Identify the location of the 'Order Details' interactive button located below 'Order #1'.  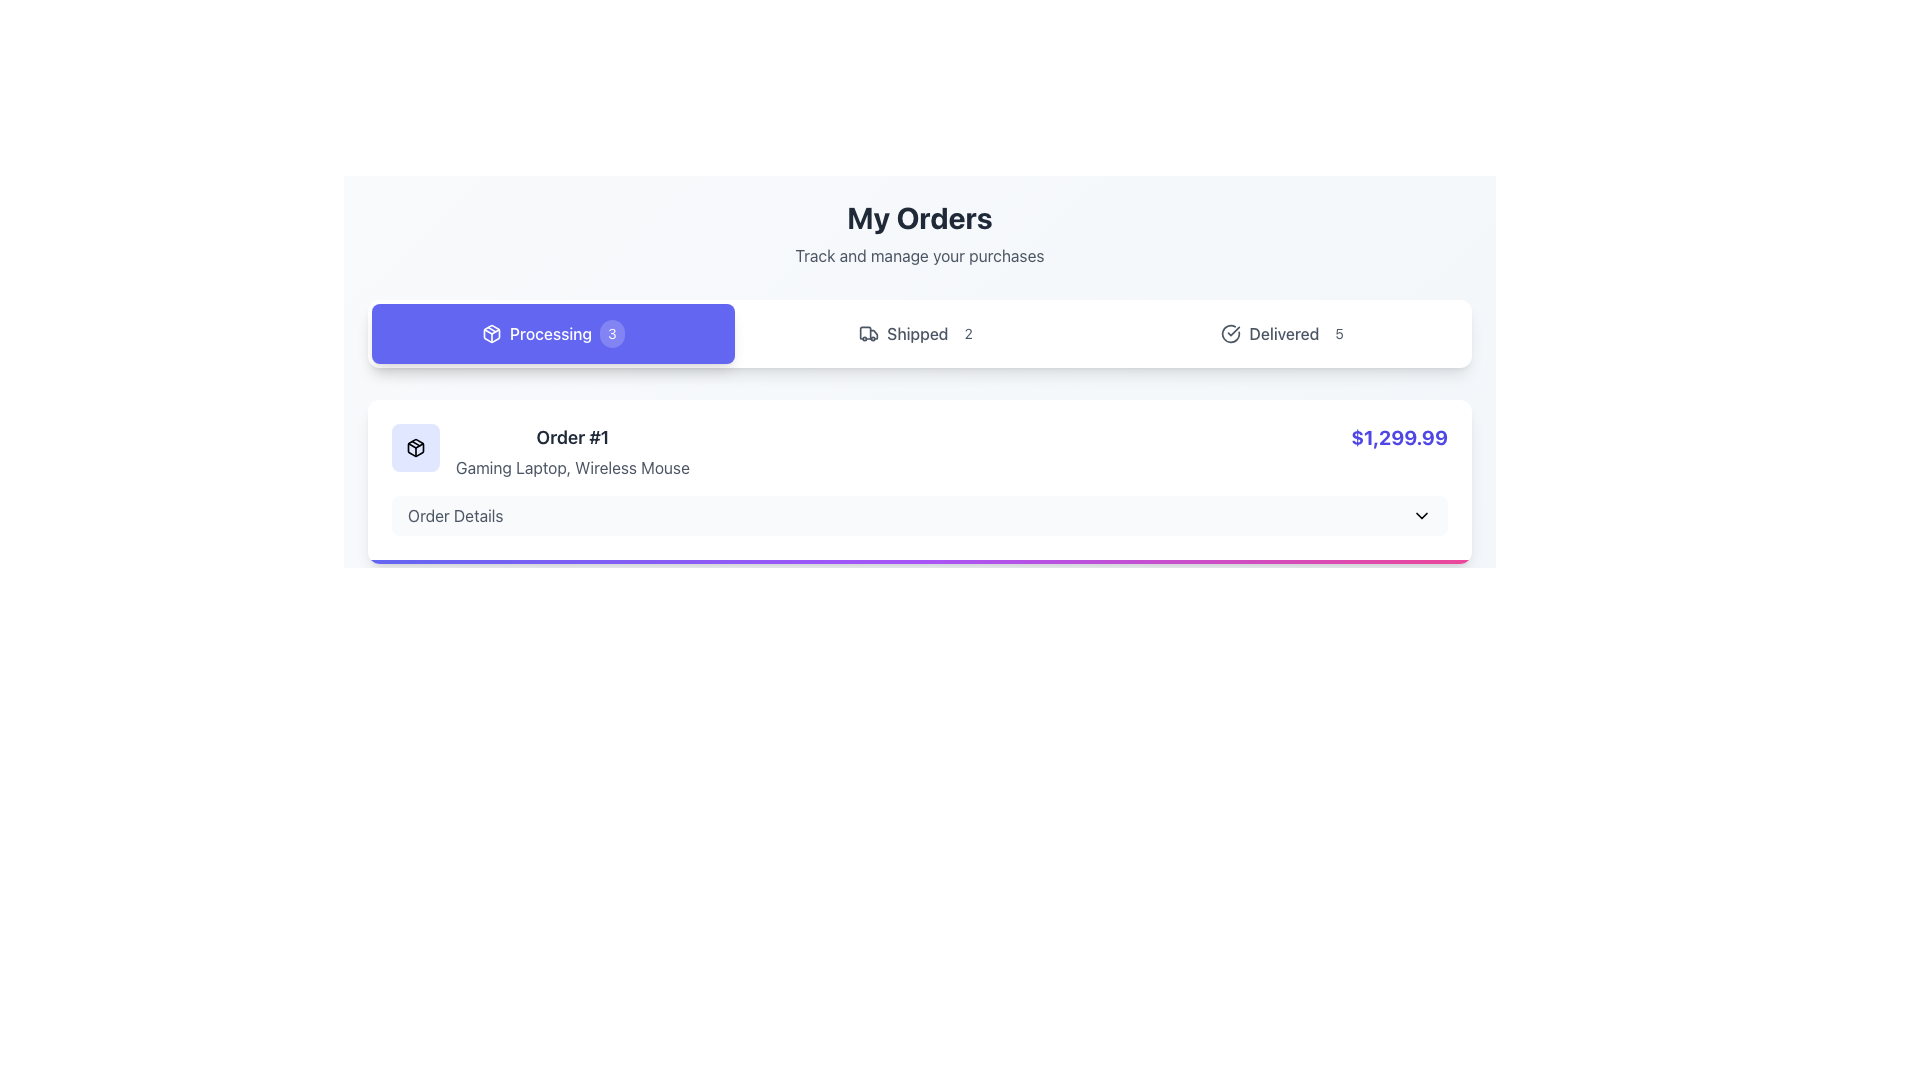
(919, 515).